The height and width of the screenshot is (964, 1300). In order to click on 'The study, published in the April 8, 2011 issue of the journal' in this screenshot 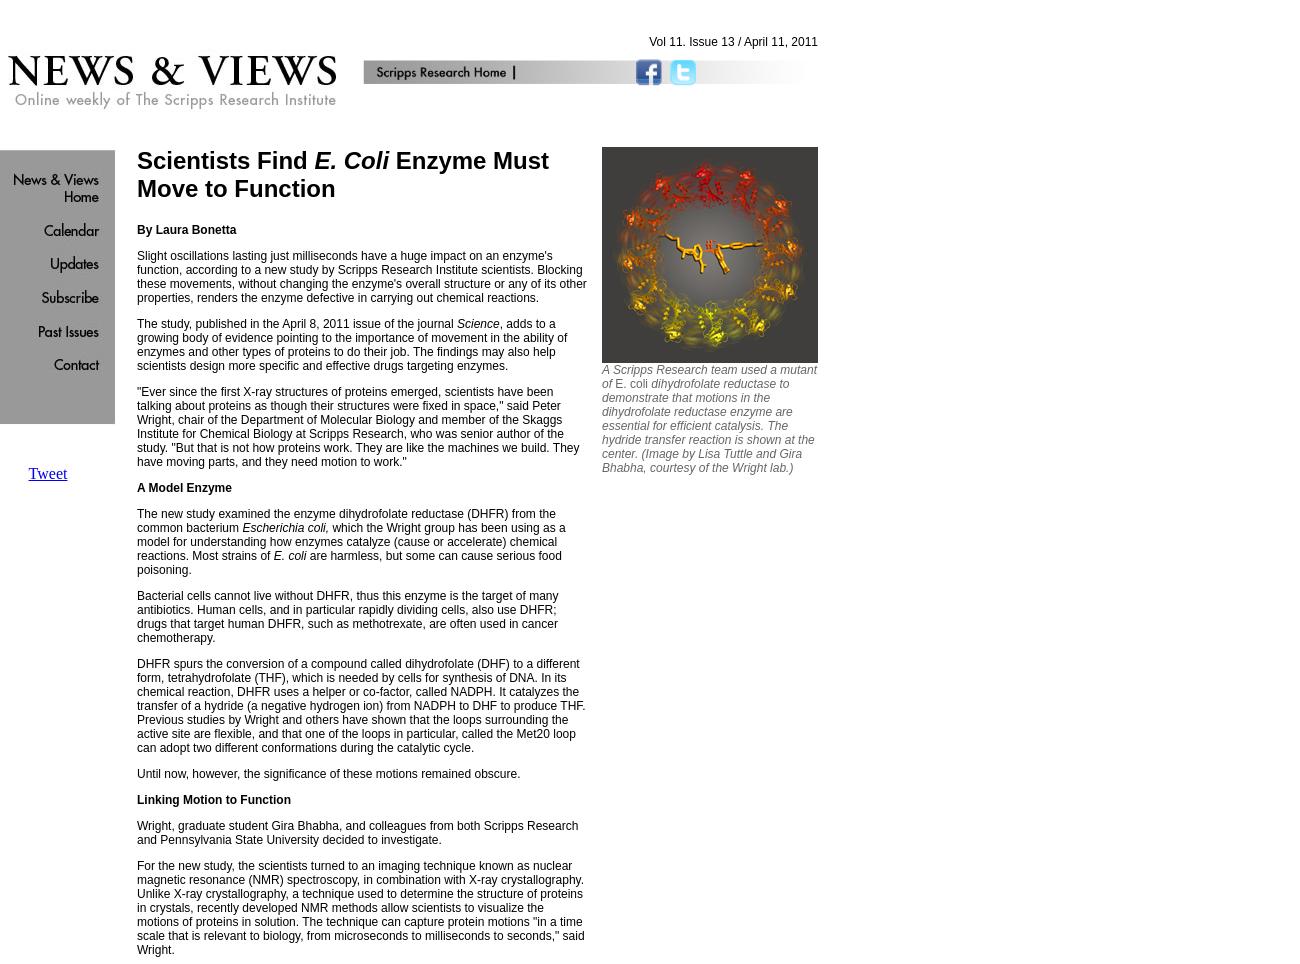, I will do `click(294, 322)`.